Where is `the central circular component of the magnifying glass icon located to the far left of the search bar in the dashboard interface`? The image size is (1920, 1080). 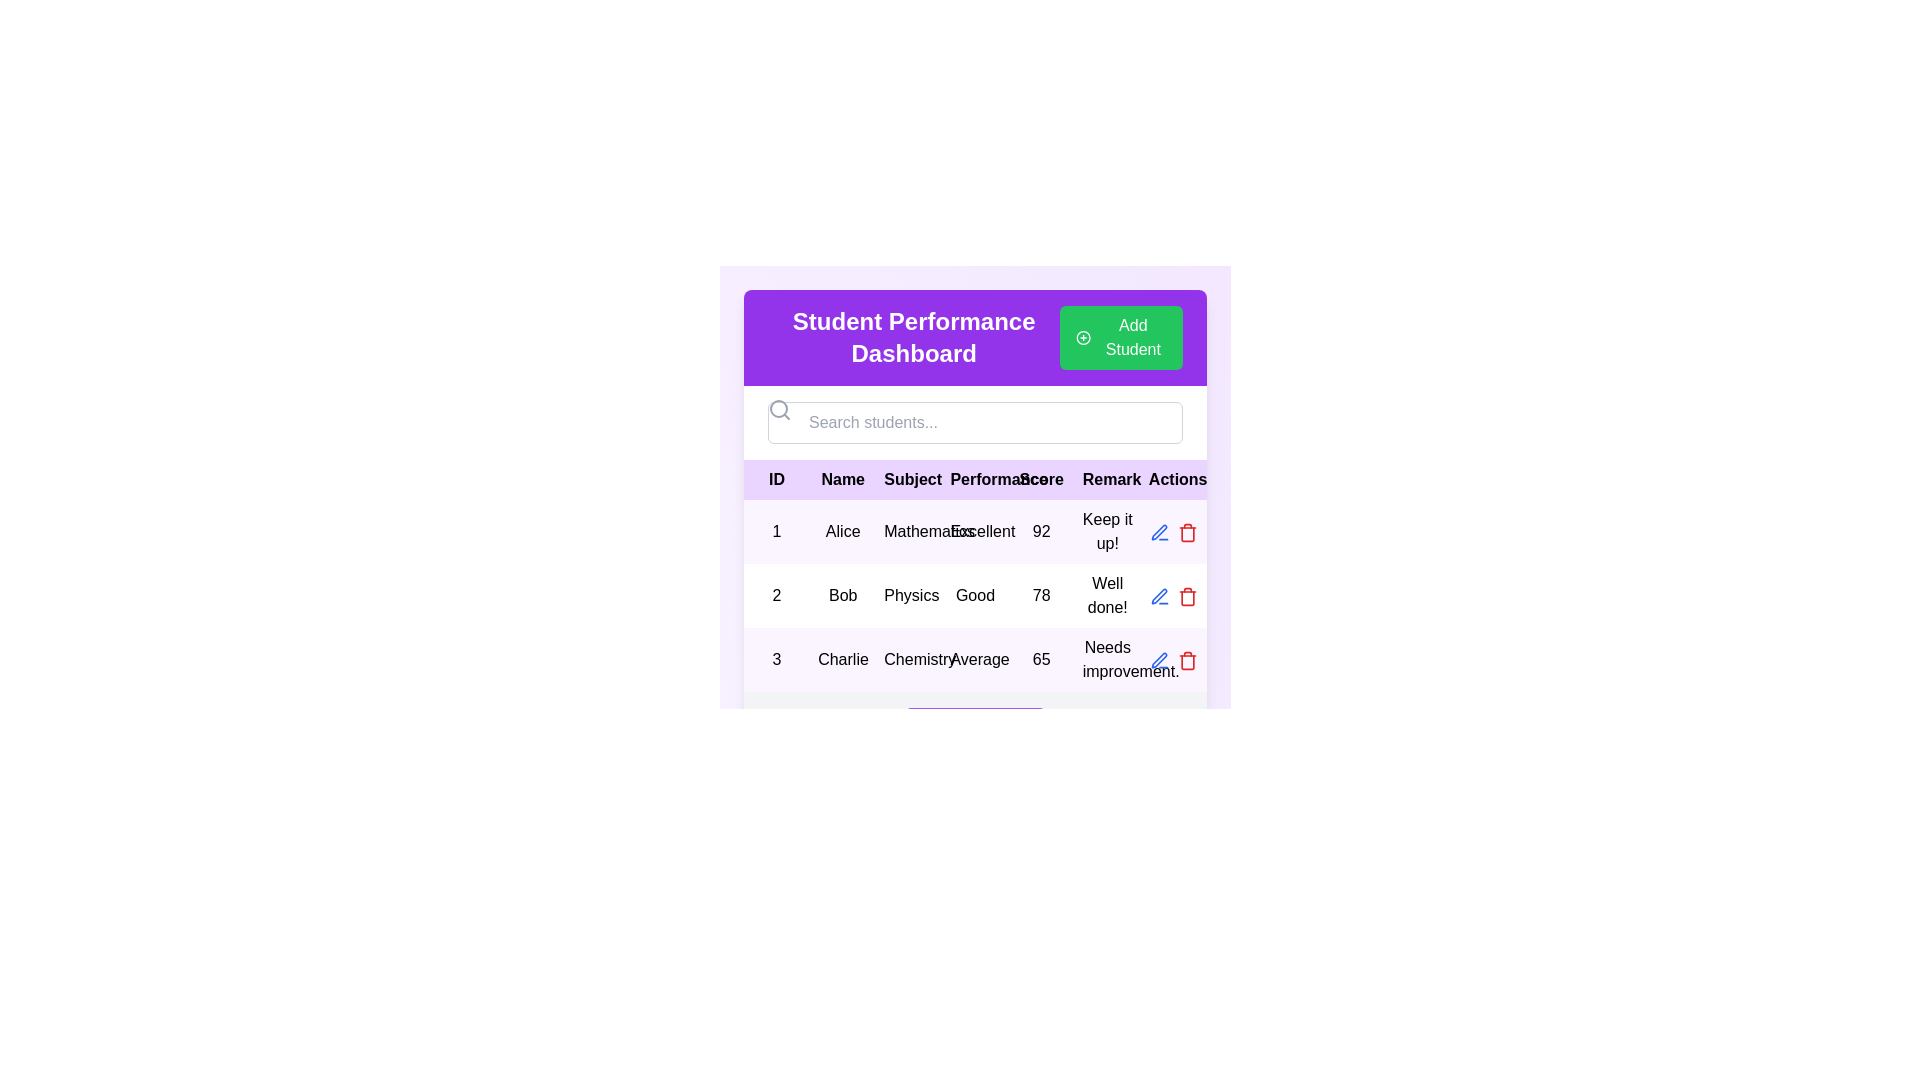
the central circular component of the magnifying glass icon located to the far left of the search bar in the dashboard interface is located at coordinates (777, 407).